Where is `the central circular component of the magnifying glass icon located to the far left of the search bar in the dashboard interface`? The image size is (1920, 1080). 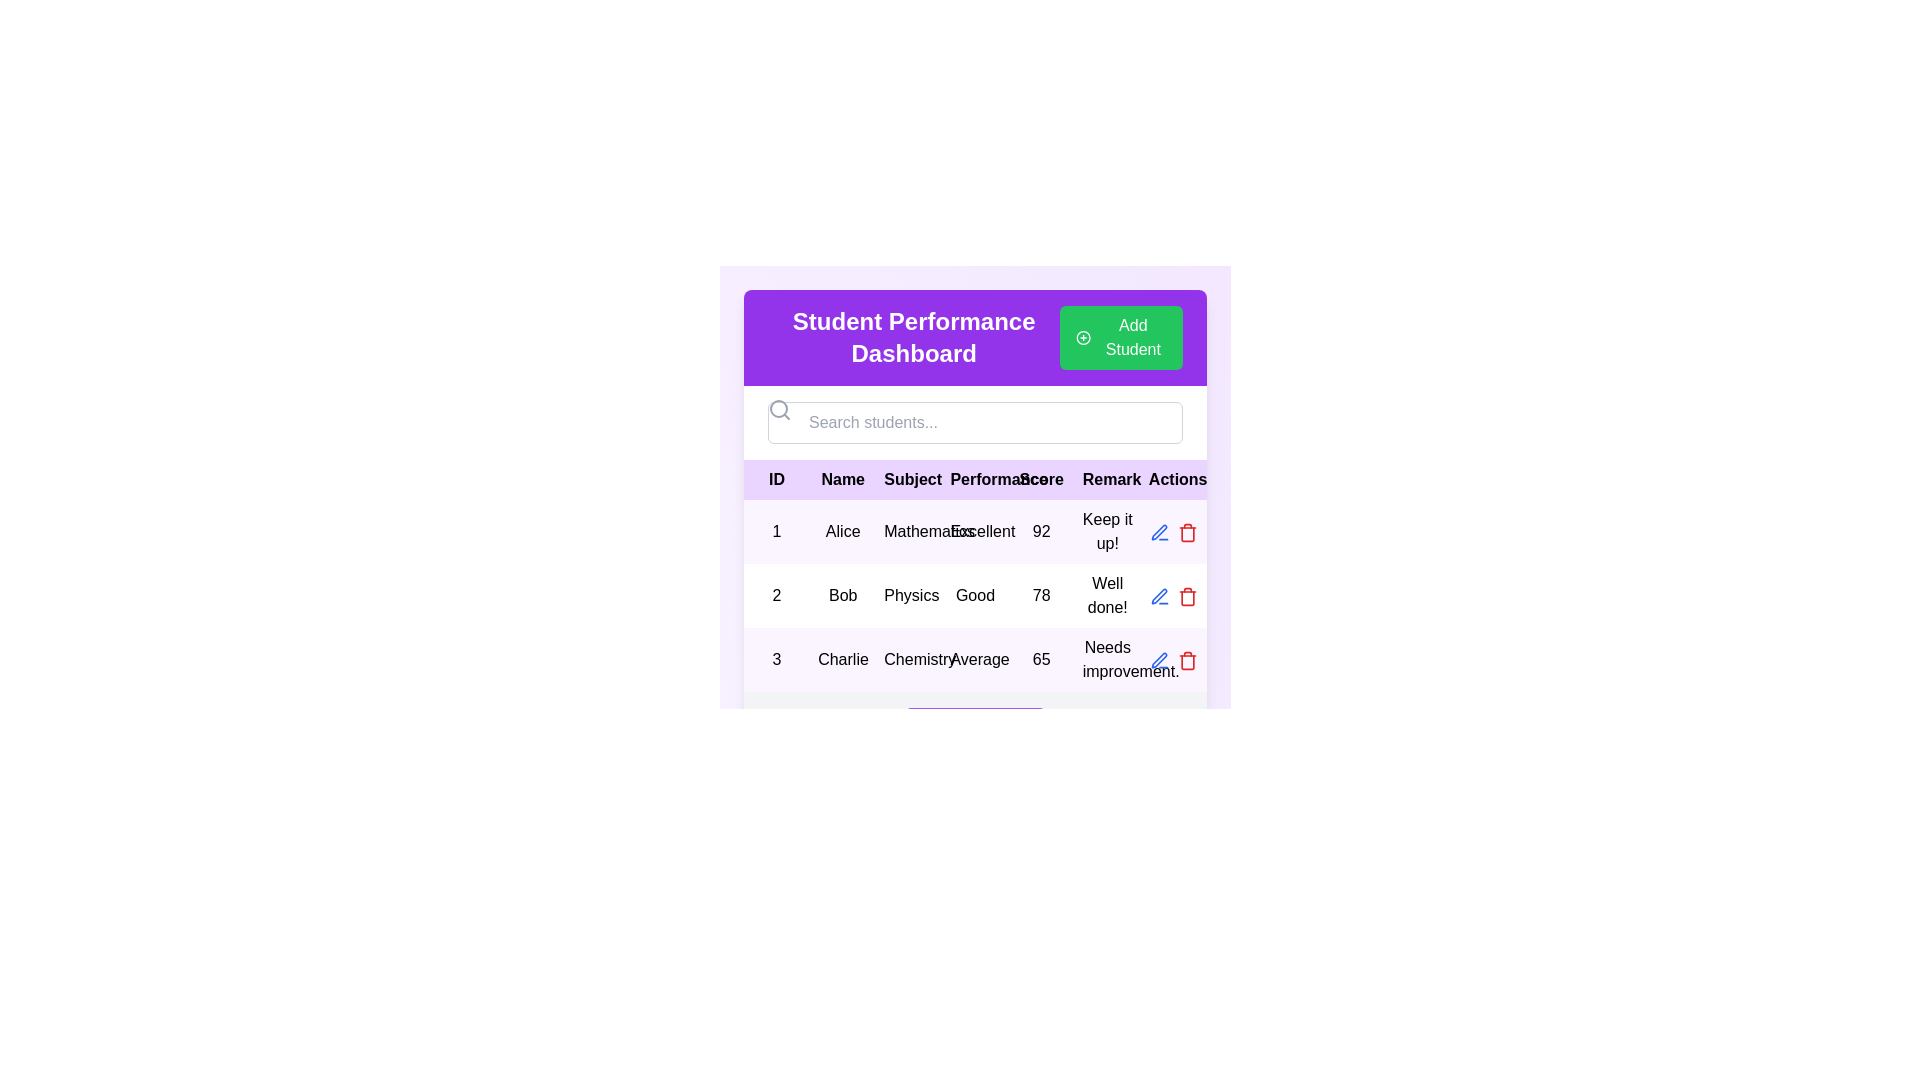
the central circular component of the magnifying glass icon located to the far left of the search bar in the dashboard interface is located at coordinates (777, 407).